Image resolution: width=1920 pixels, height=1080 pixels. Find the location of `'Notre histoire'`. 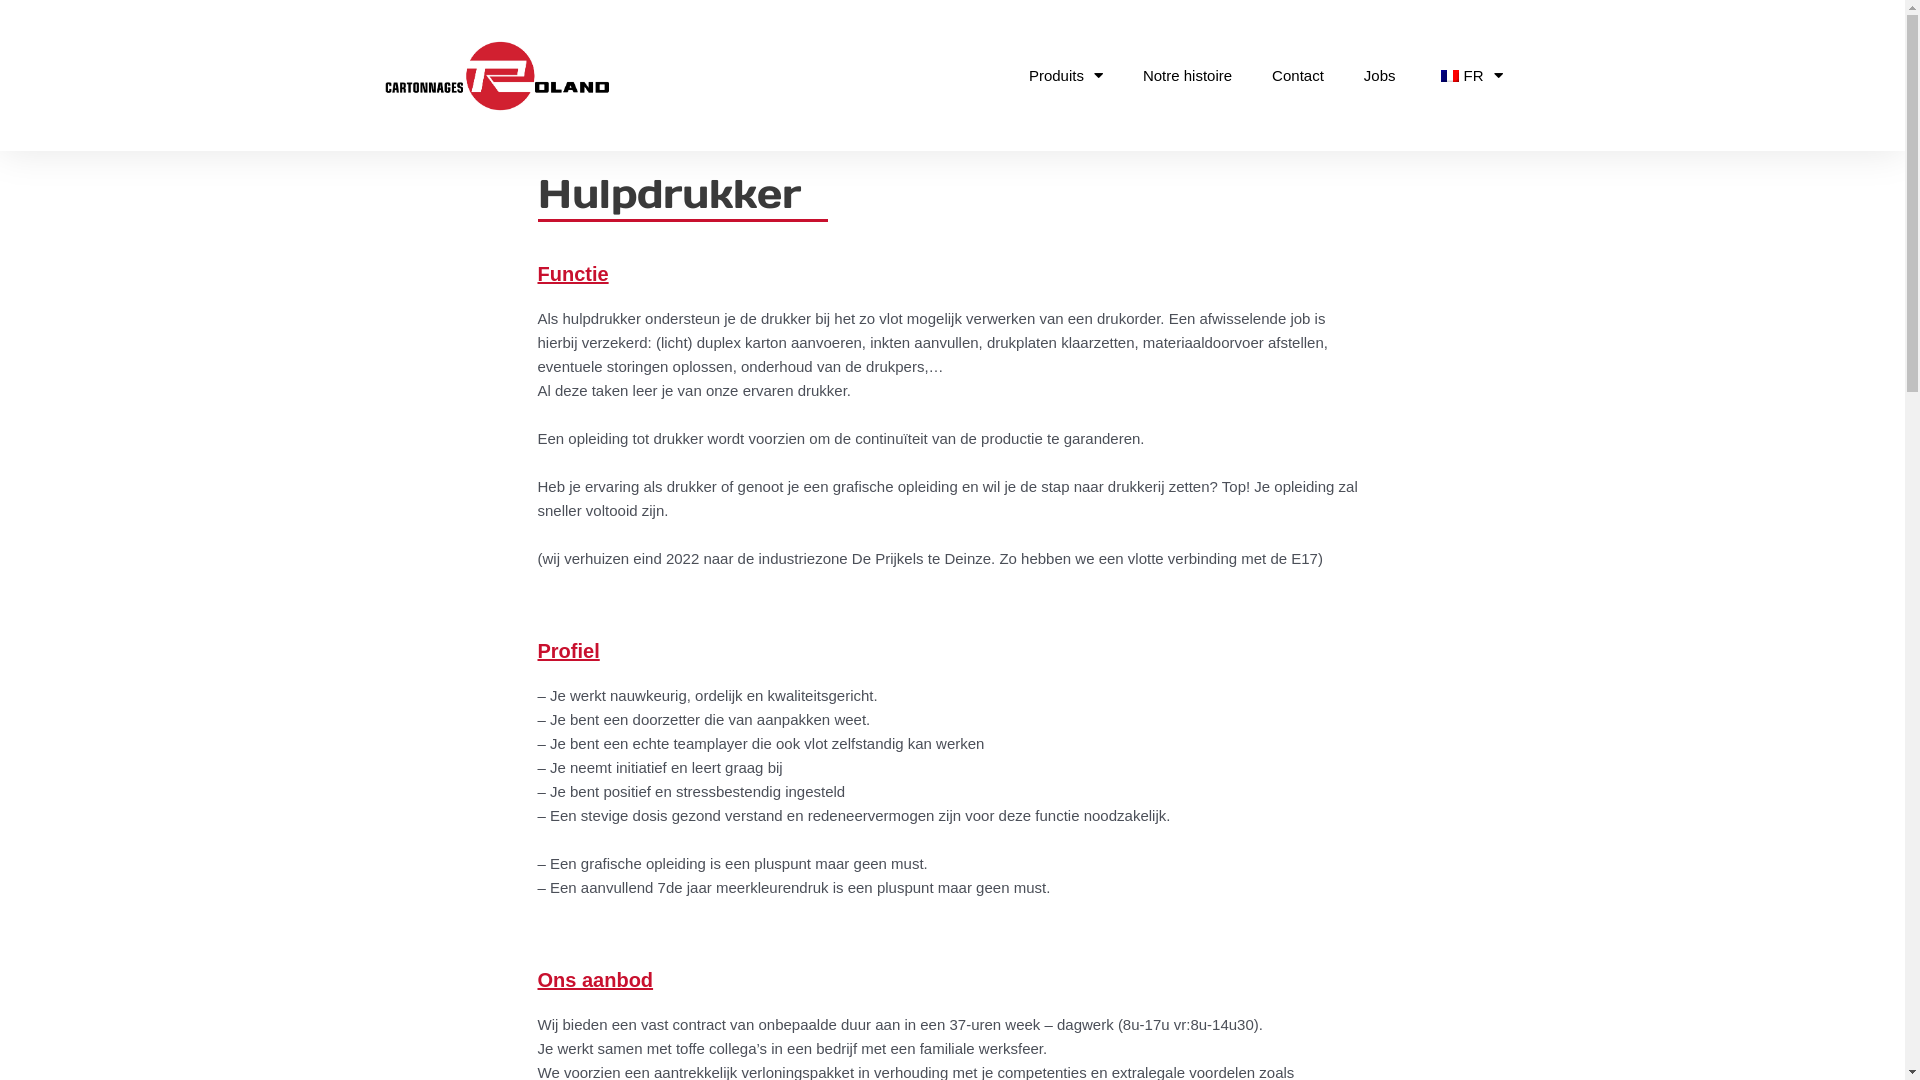

'Notre histoire' is located at coordinates (1187, 75).